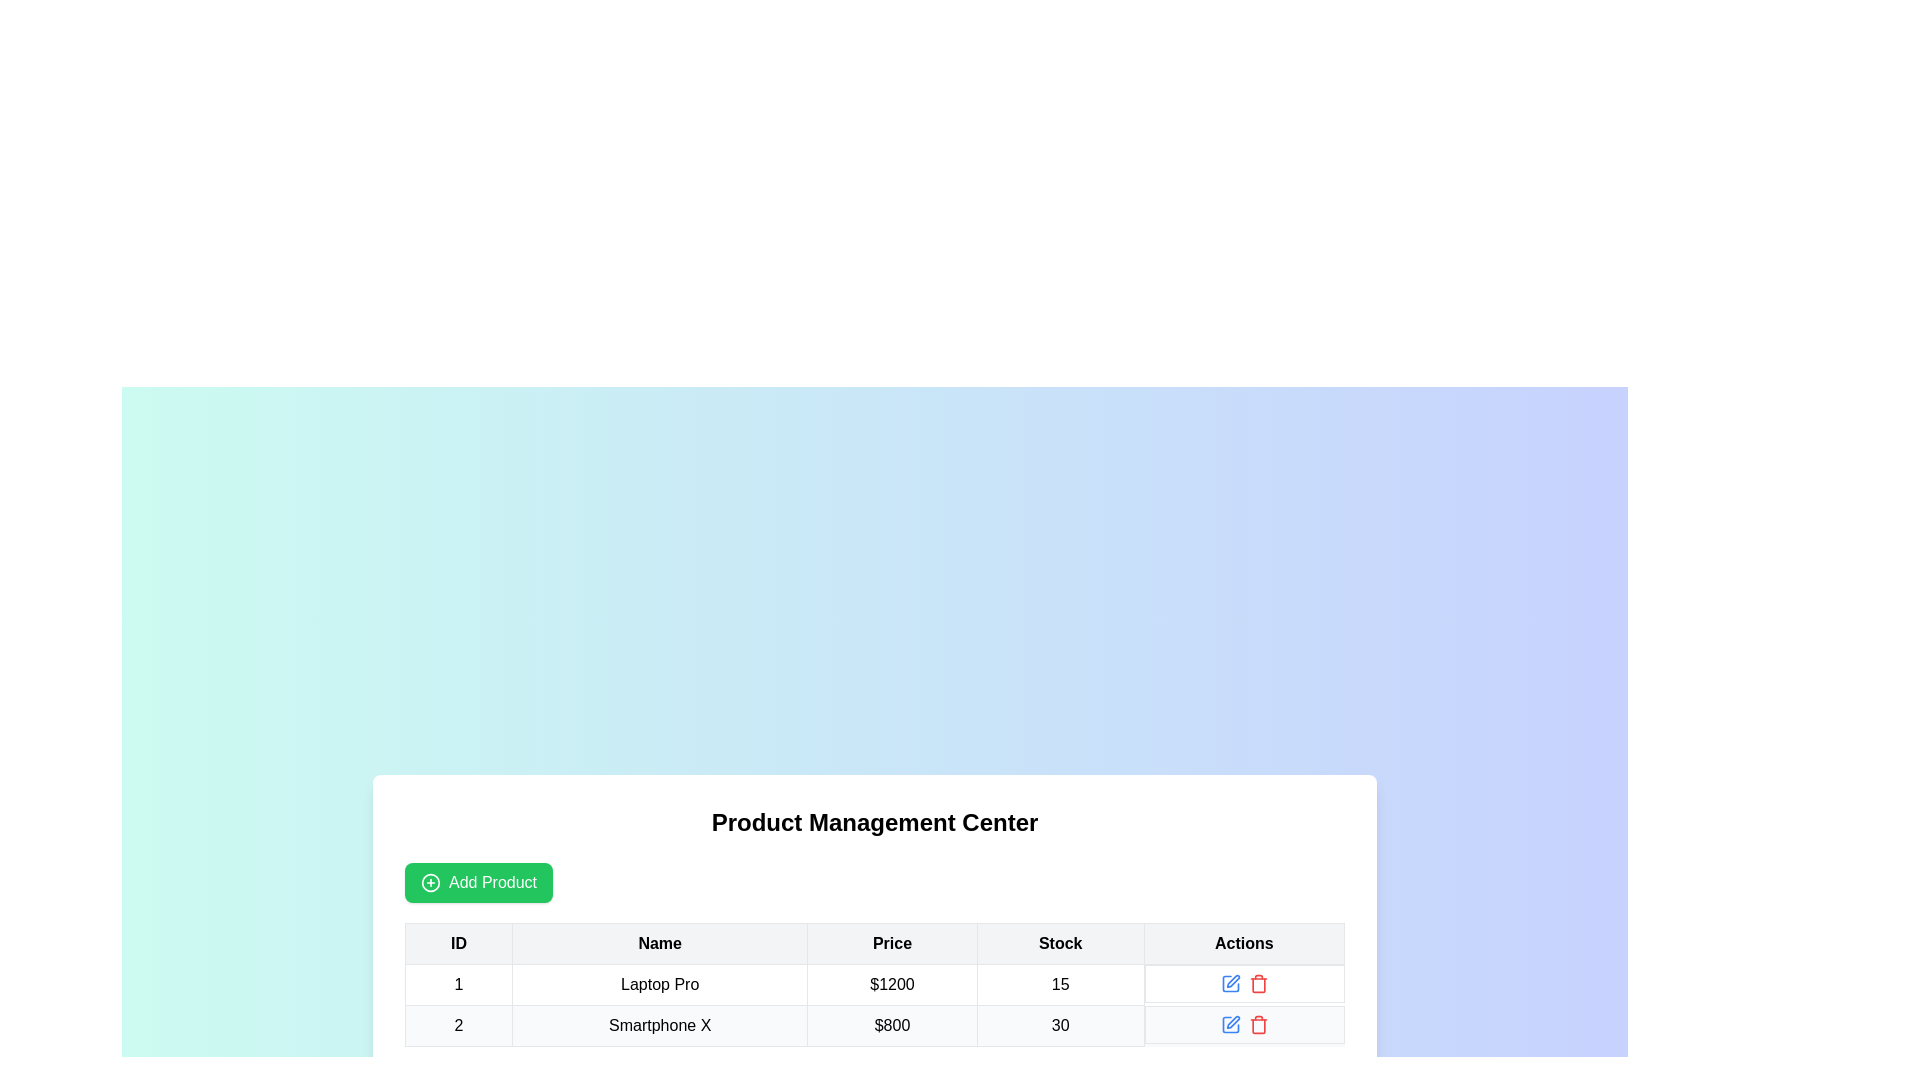 This screenshot has height=1080, width=1920. What do you see at coordinates (660, 1026) in the screenshot?
I see `the table cell displaying the product name 'Smartphone X' to read its content` at bounding box center [660, 1026].